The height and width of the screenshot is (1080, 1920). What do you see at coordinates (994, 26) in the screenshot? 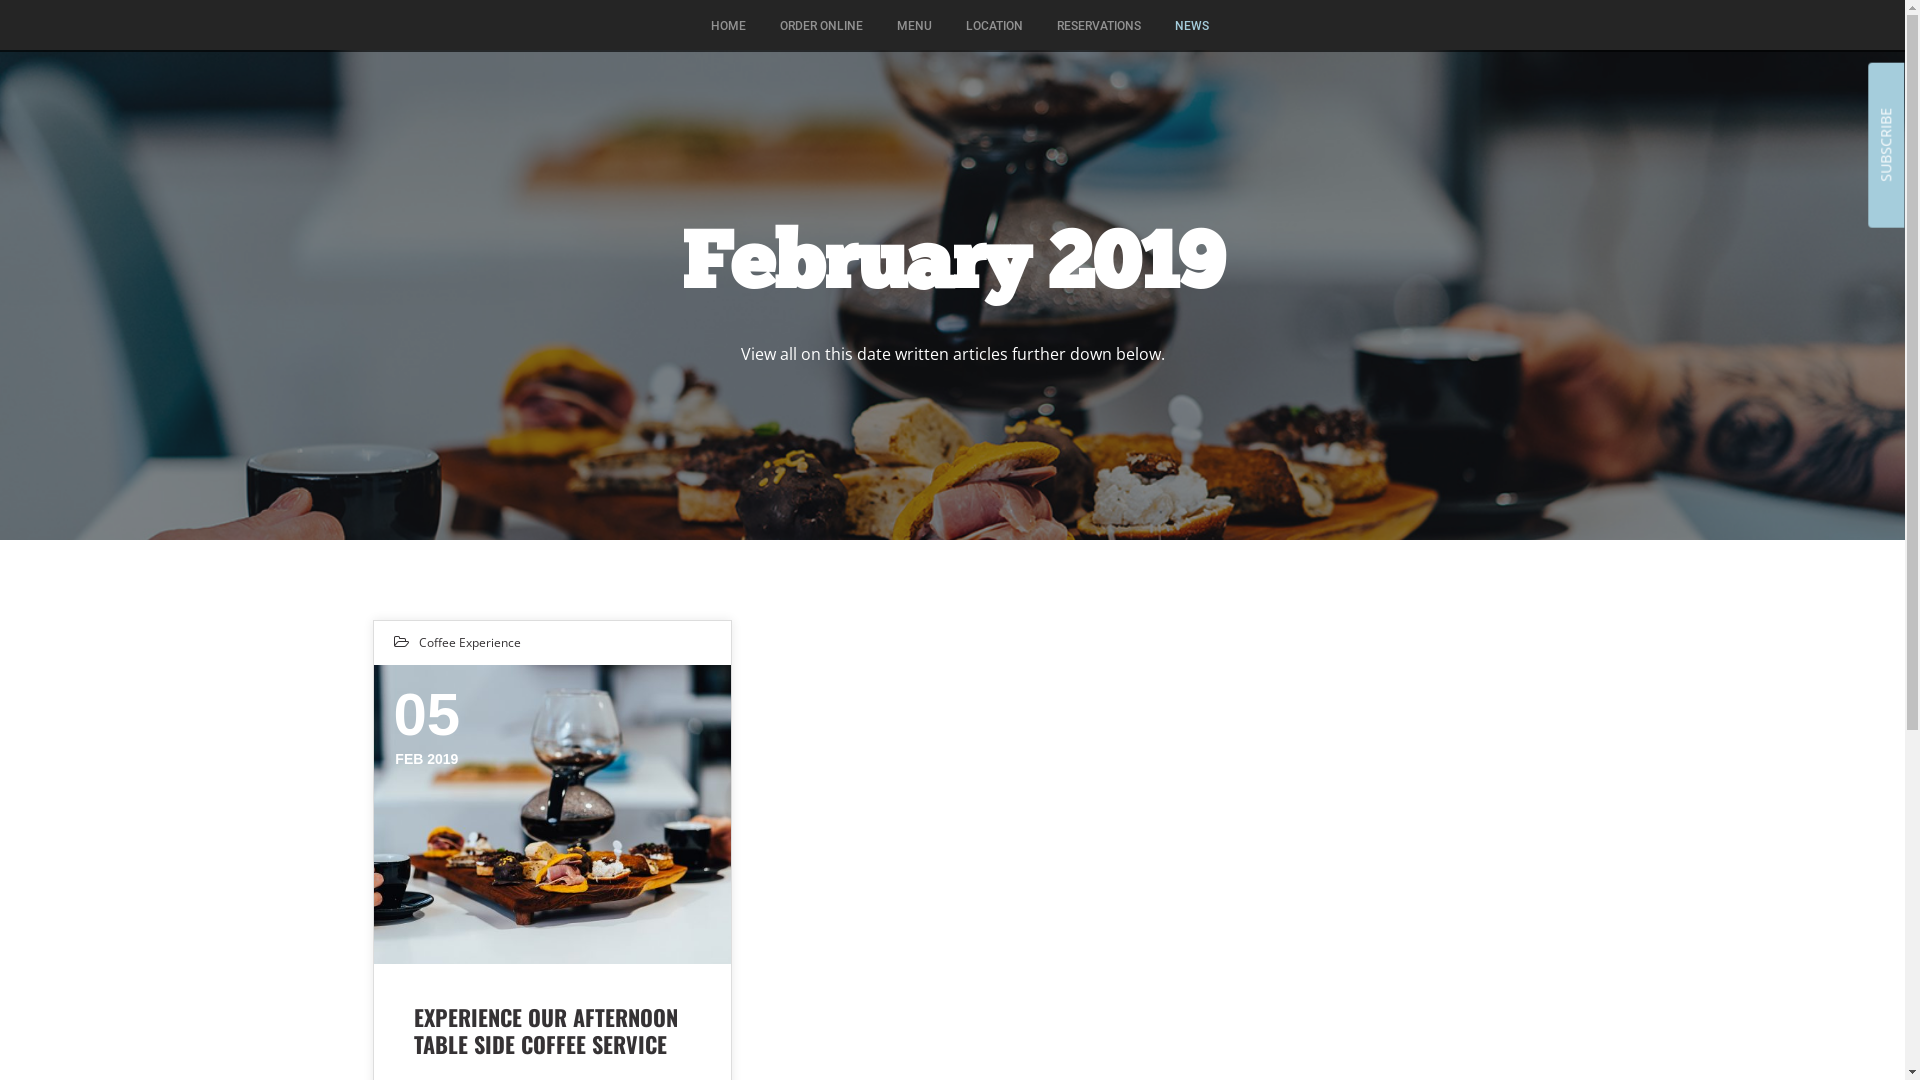
I see `'LOCATION'` at bounding box center [994, 26].